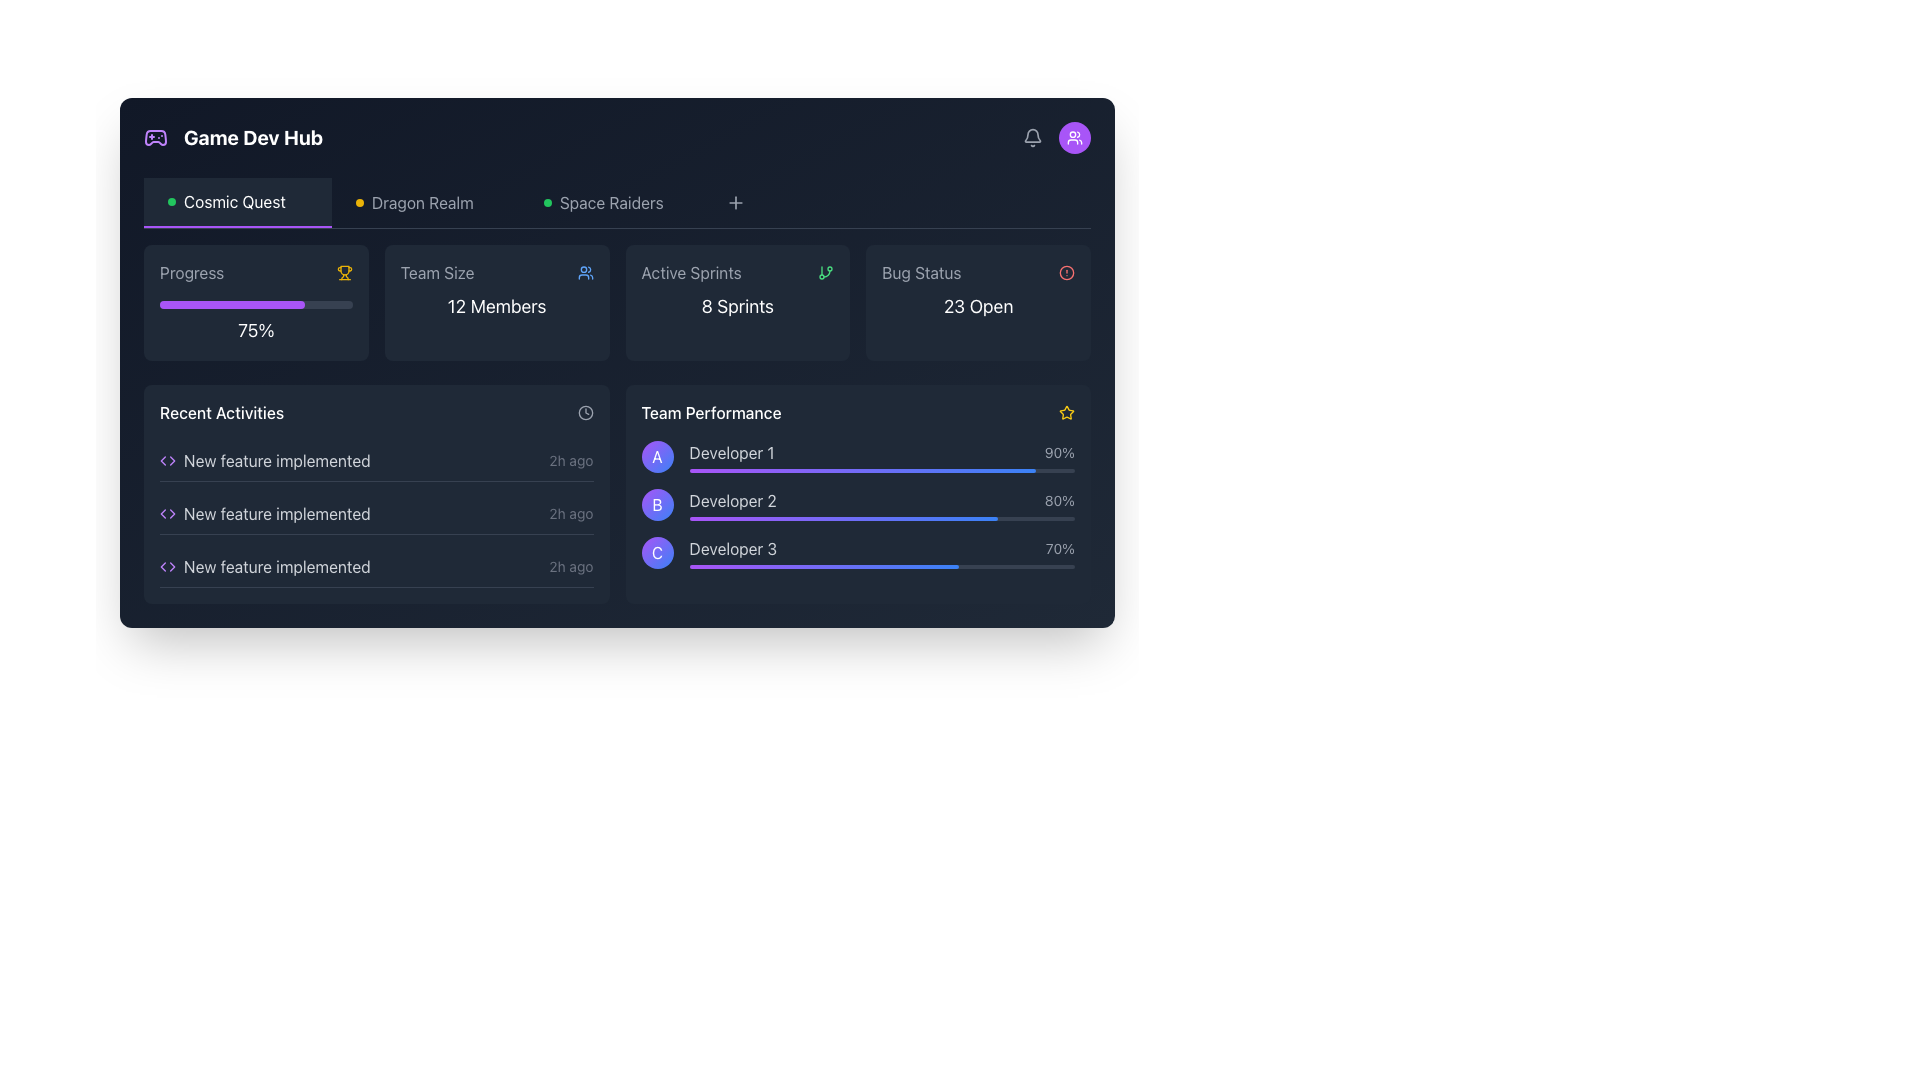 Image resolution: width=1920 pixels, height=1080 pixels. Describe the element at coordinates (263, 512) in the screenshot. I see `the text label 'New feature implemented' which is the second item in the 'Recent Activities' list` at that location.